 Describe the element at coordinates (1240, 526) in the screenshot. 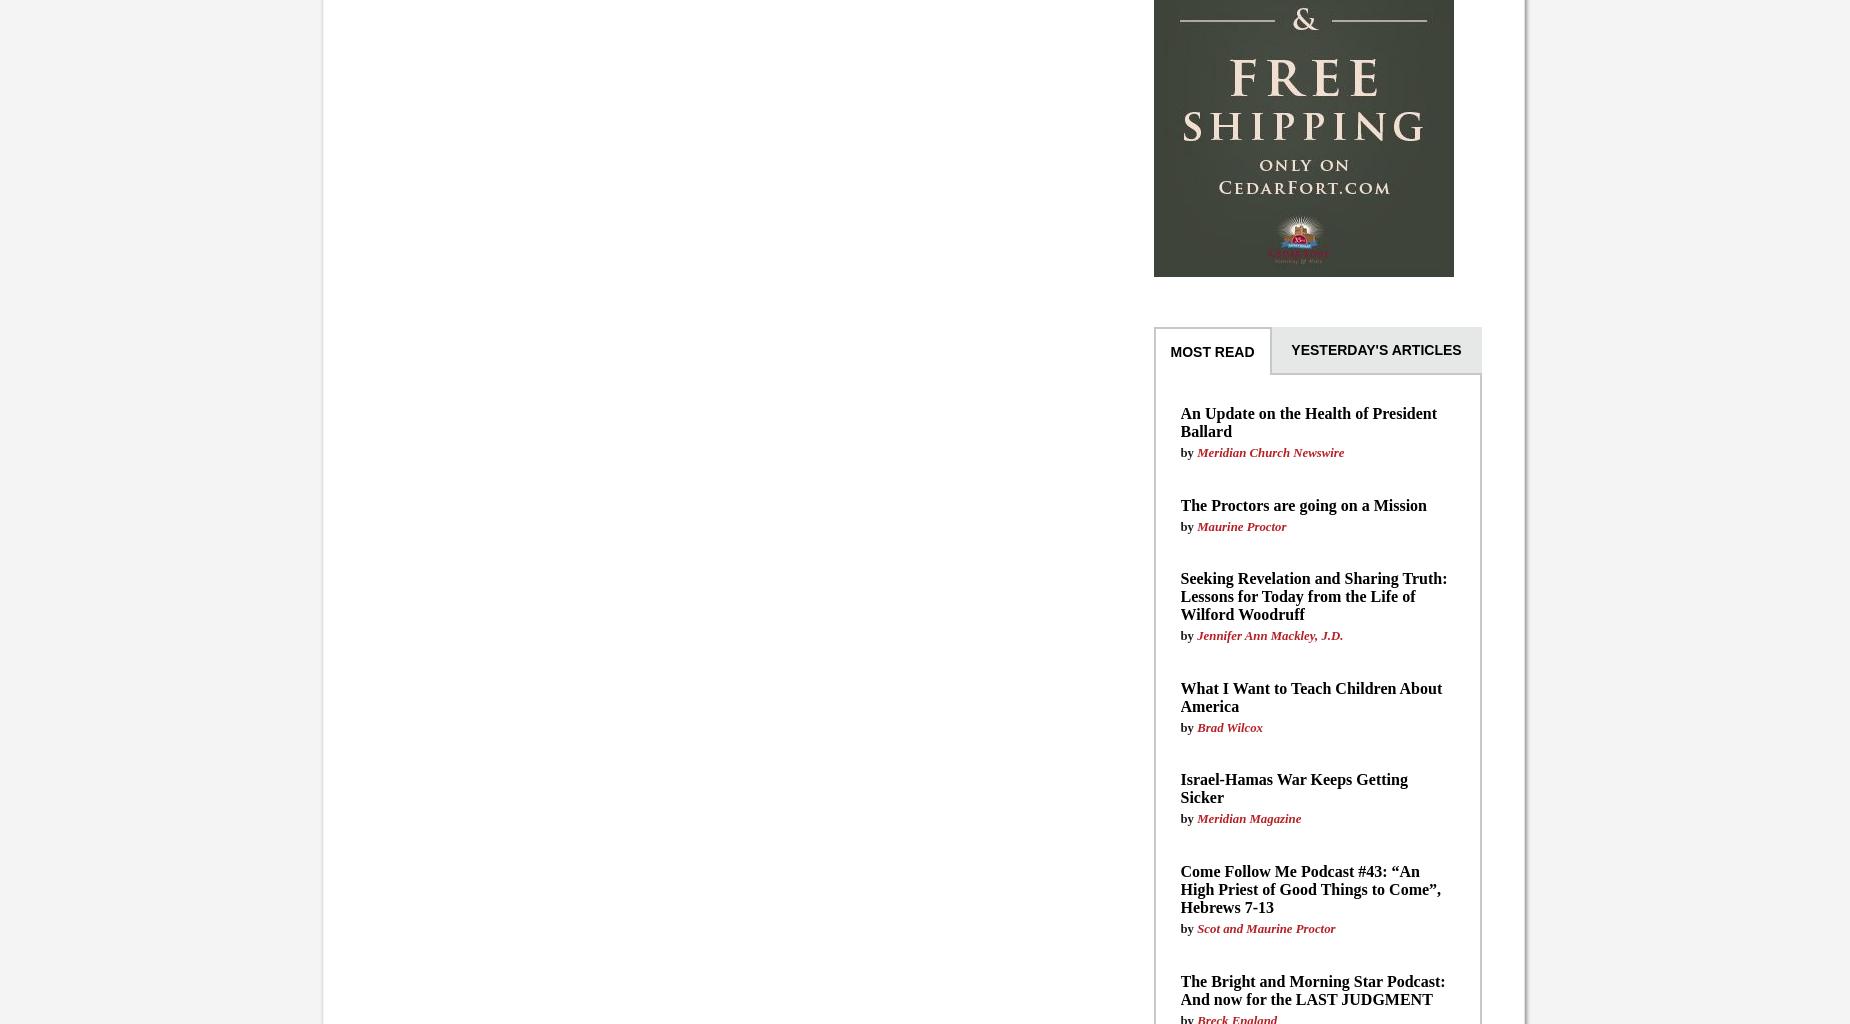

I see `'Maurine Proctor'` at that location.